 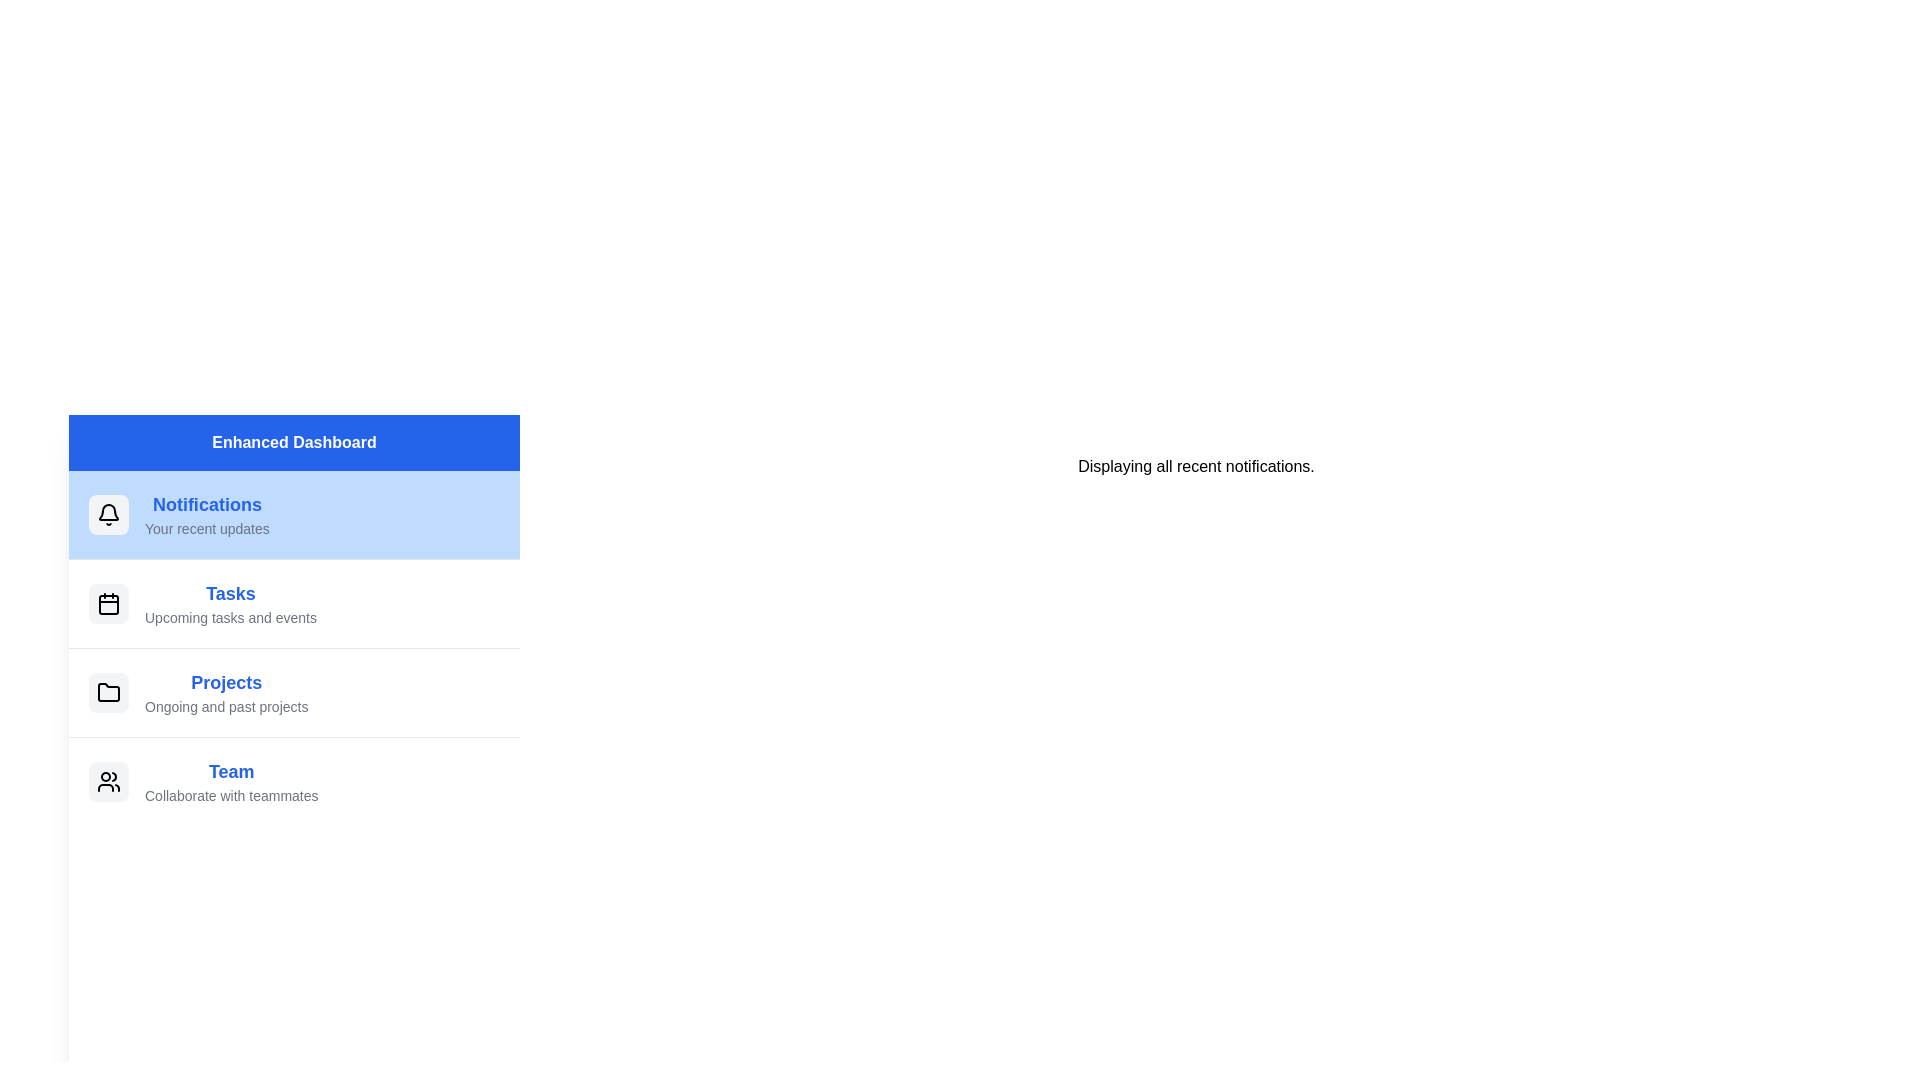 I want to click on the menu item Tasks to access its context menu, so click(x=293, y=602).